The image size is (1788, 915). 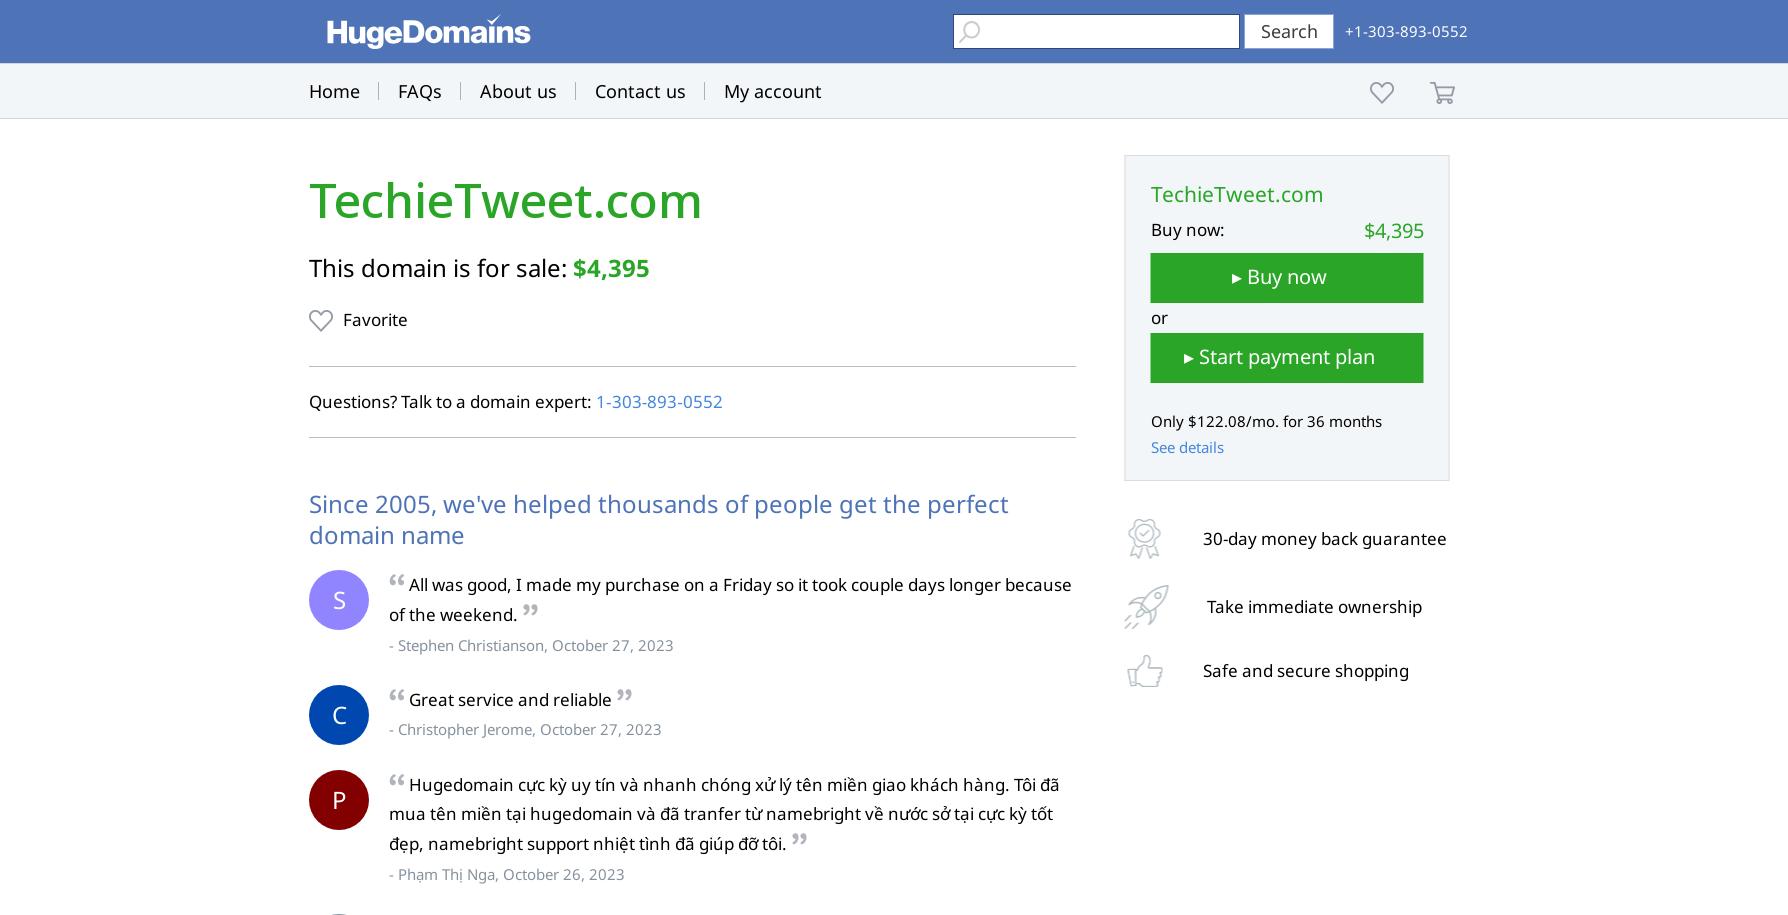 I want to click on '- Phạm Thị Nga, October 26, 2023', so click(x=507, y=872).